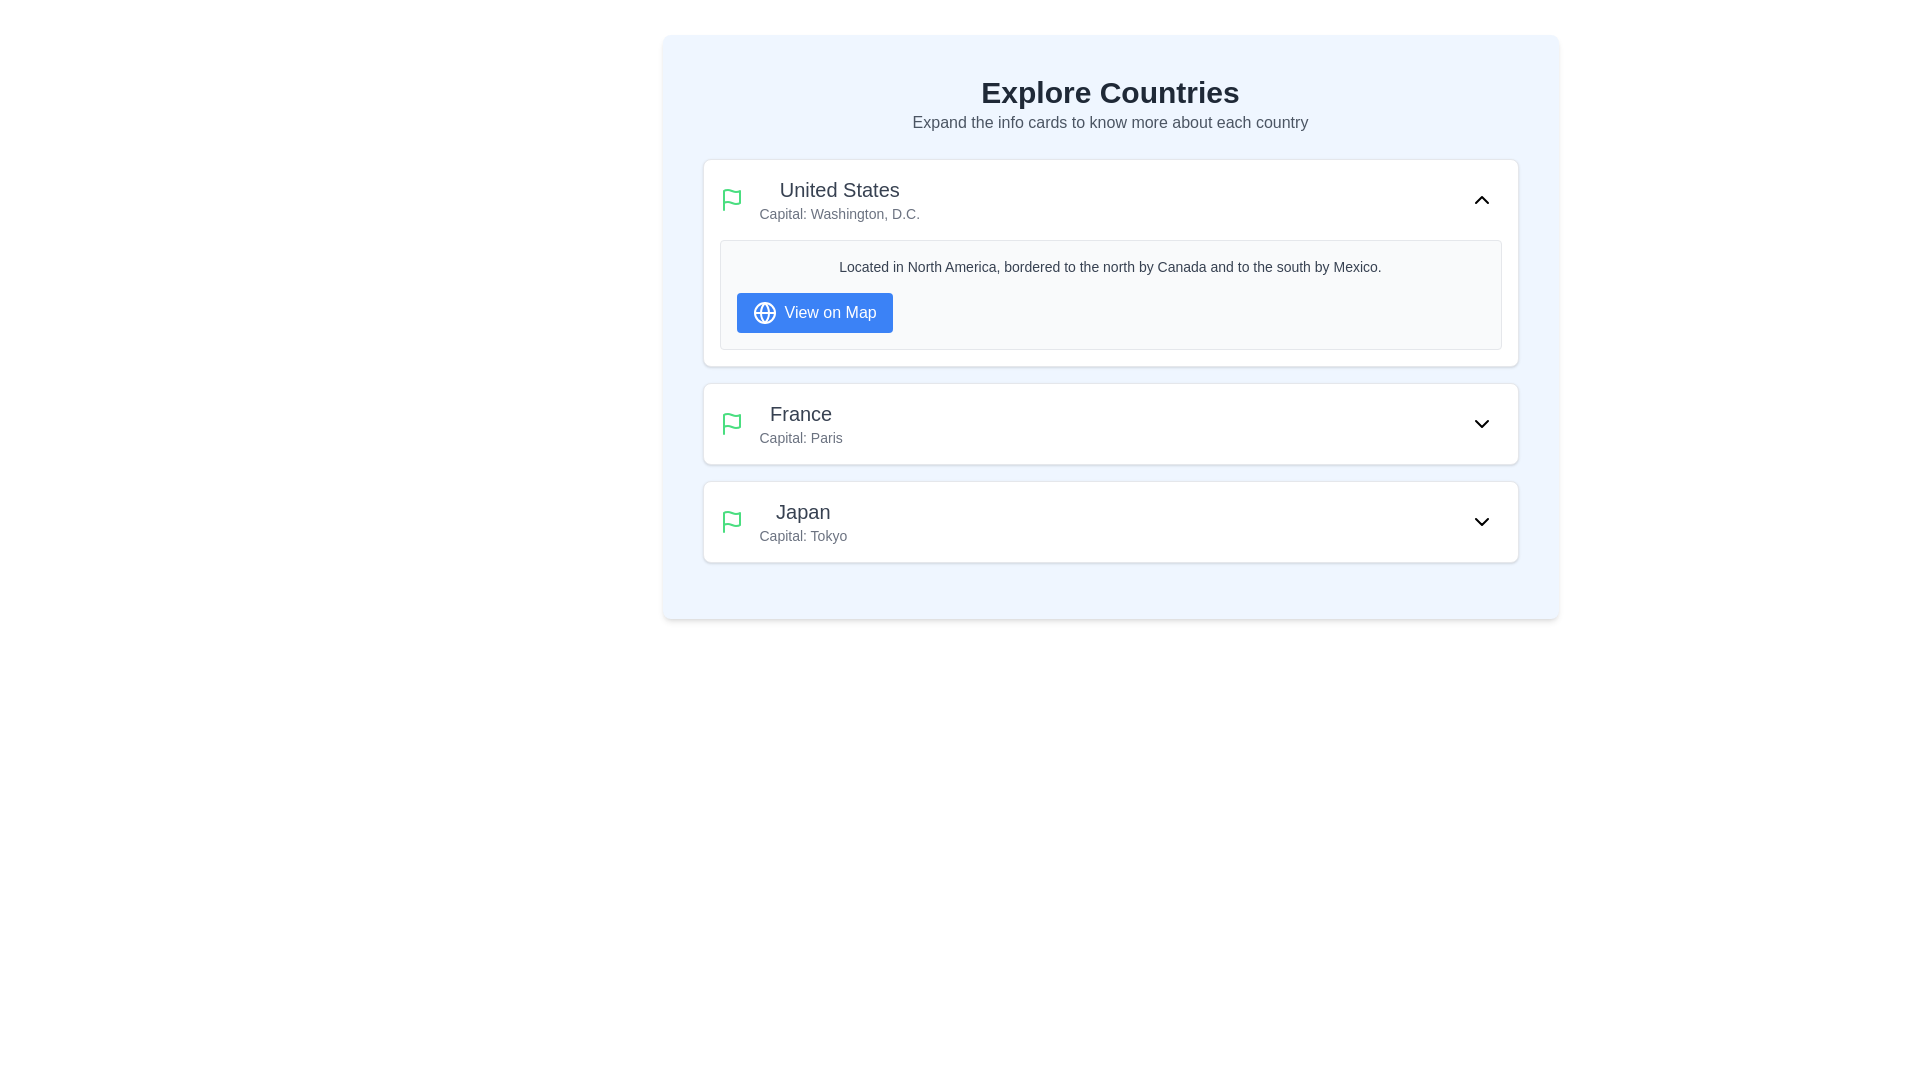 This screenshot has width=1920, height=1080. Describe the element at coordinates (763, 312) in the screenshot. I see `the globe icon representing the 'View on Map' functionality, located within the button in the 'United States' section` at that location.